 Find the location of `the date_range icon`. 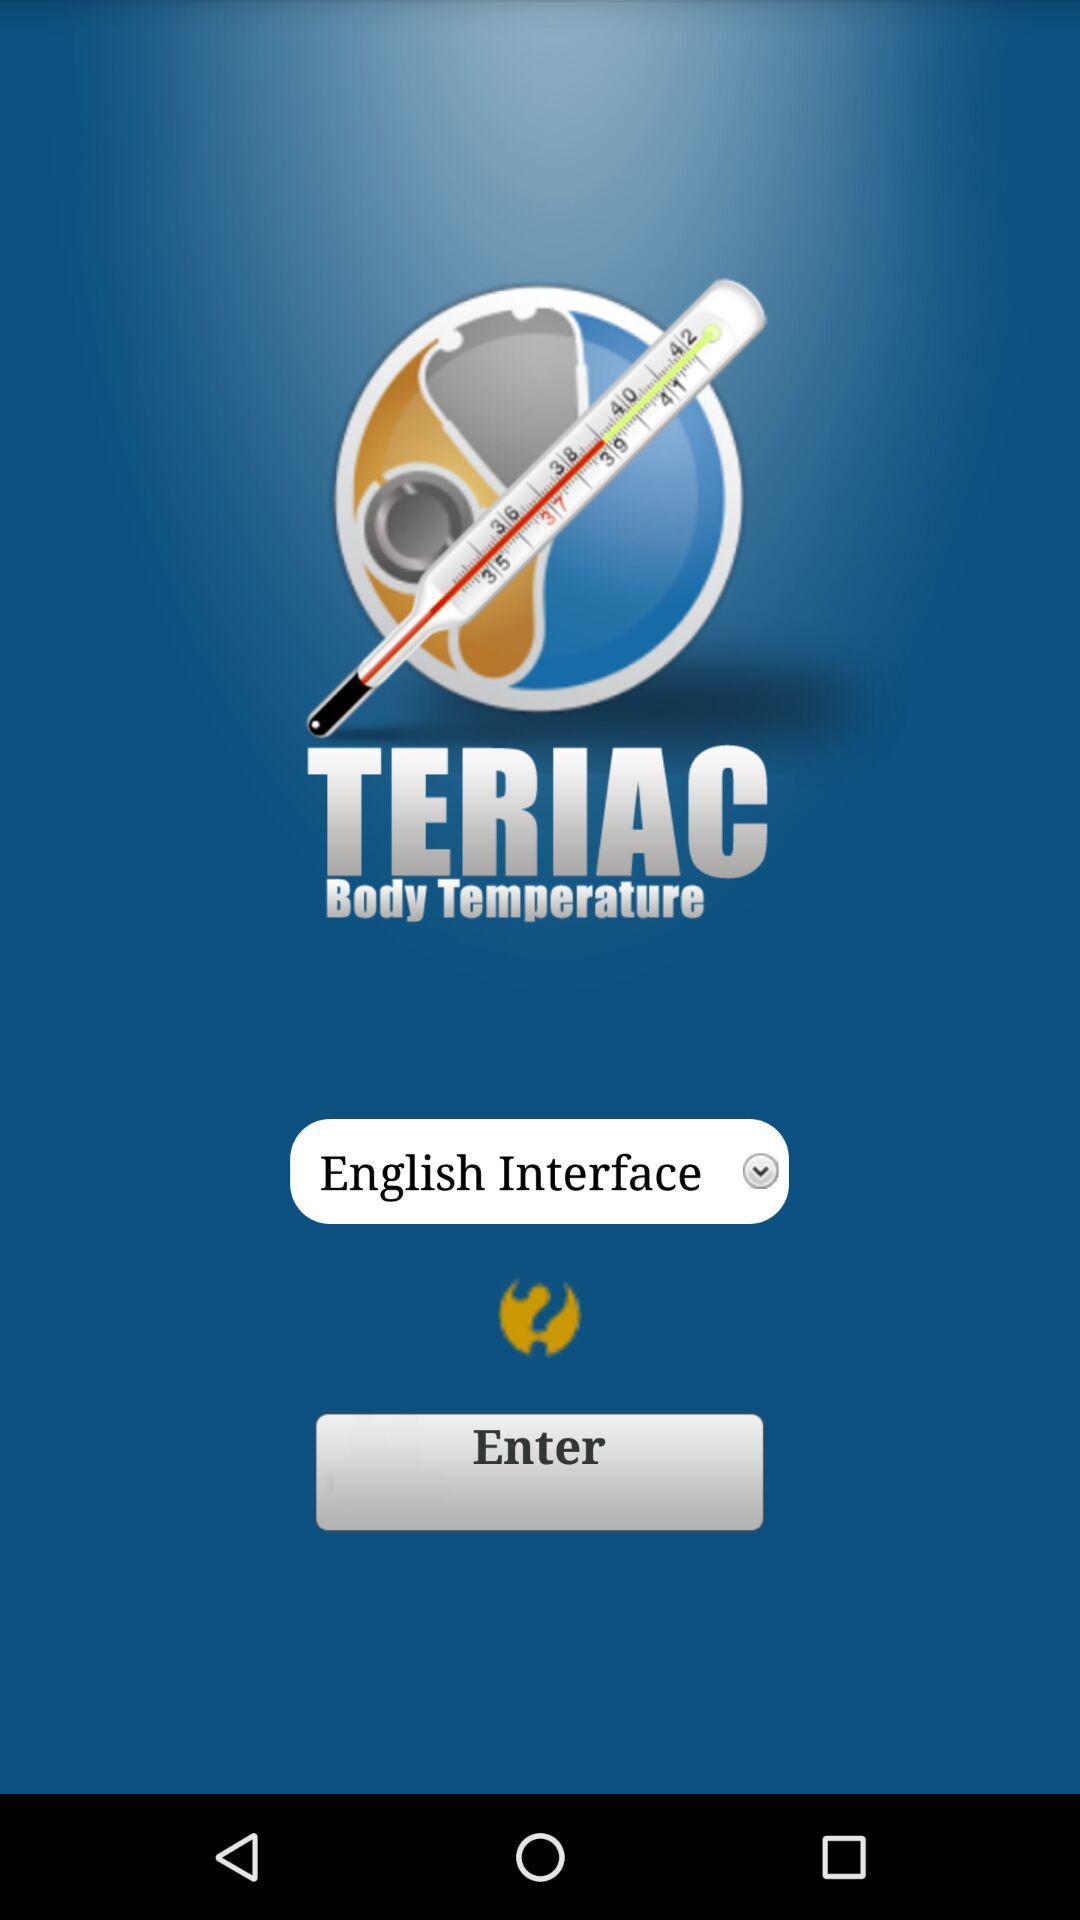

the date_range icon is located at coordinates (538, 1574).